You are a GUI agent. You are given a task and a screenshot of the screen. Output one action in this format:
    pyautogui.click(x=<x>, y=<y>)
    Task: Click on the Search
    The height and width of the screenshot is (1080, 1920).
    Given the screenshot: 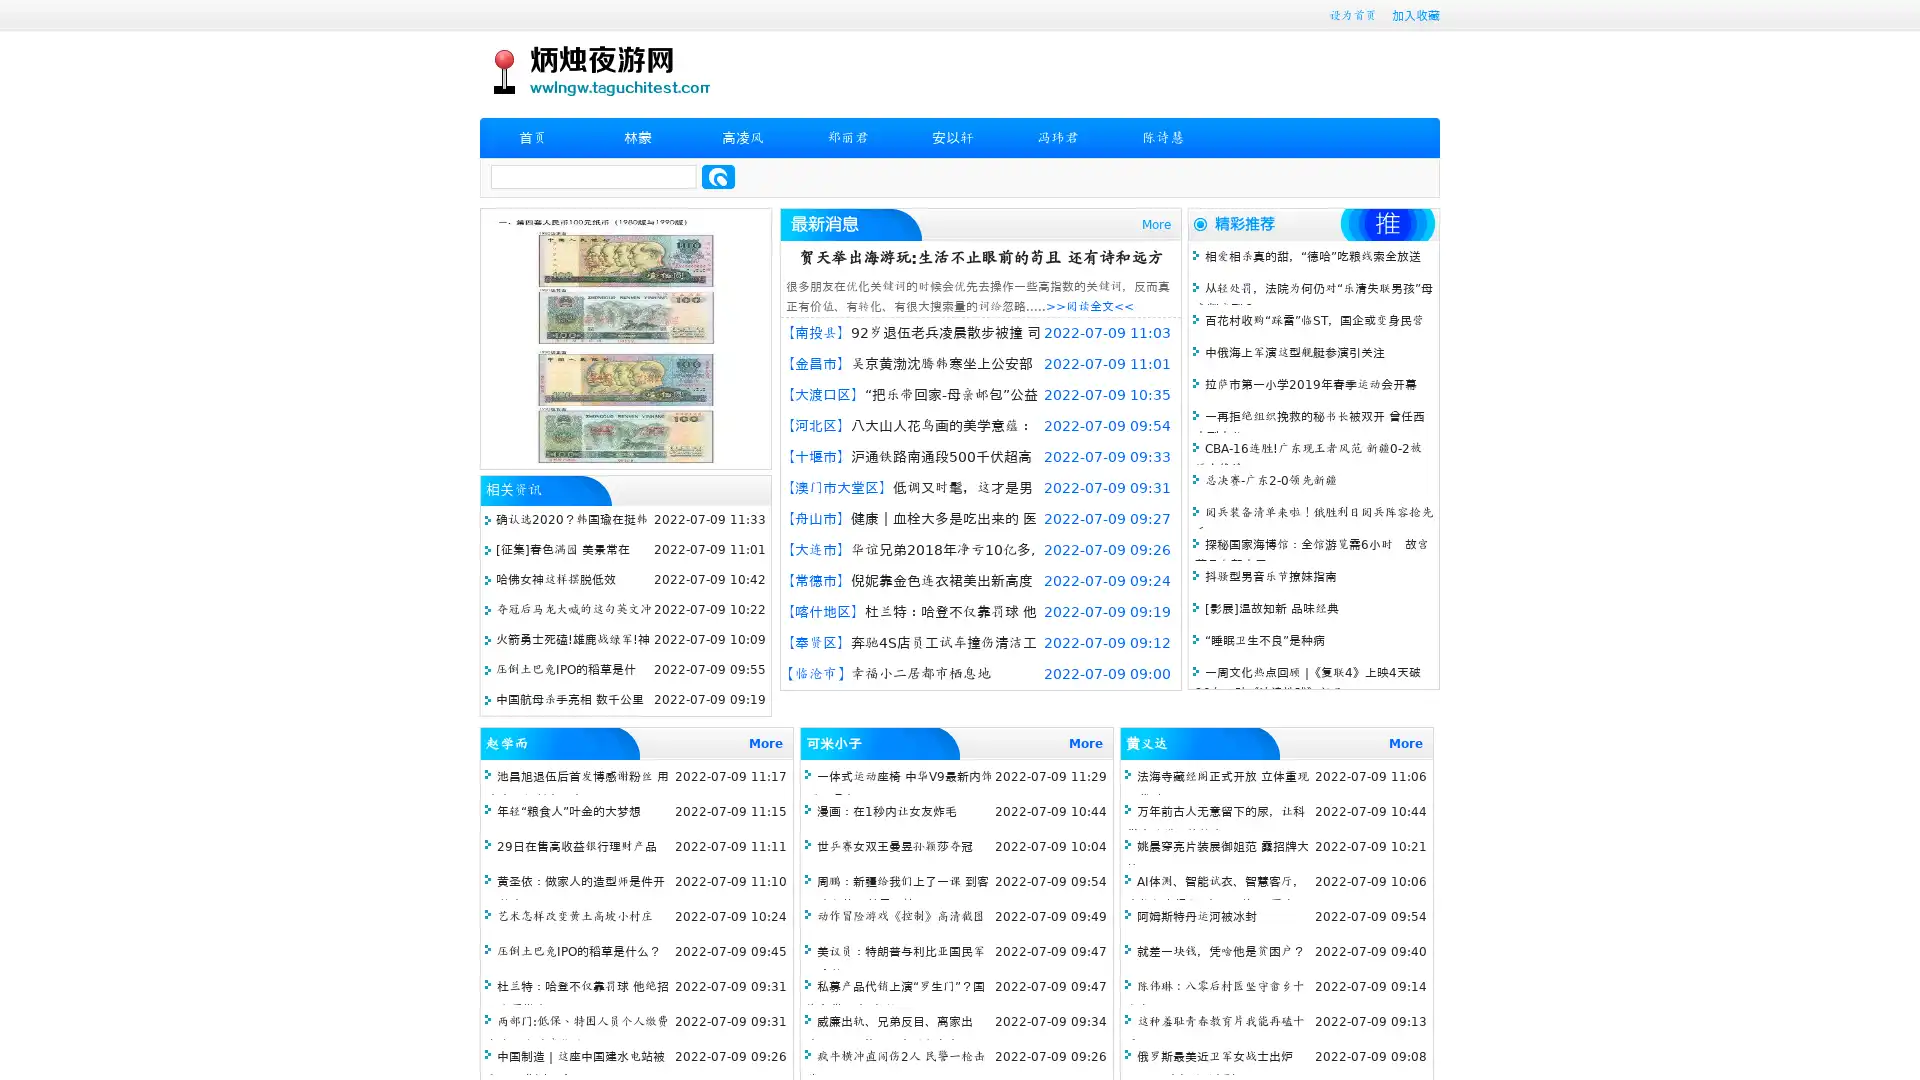 What is the action you would take?
    pyautogui.click(x=718, y=176)
    